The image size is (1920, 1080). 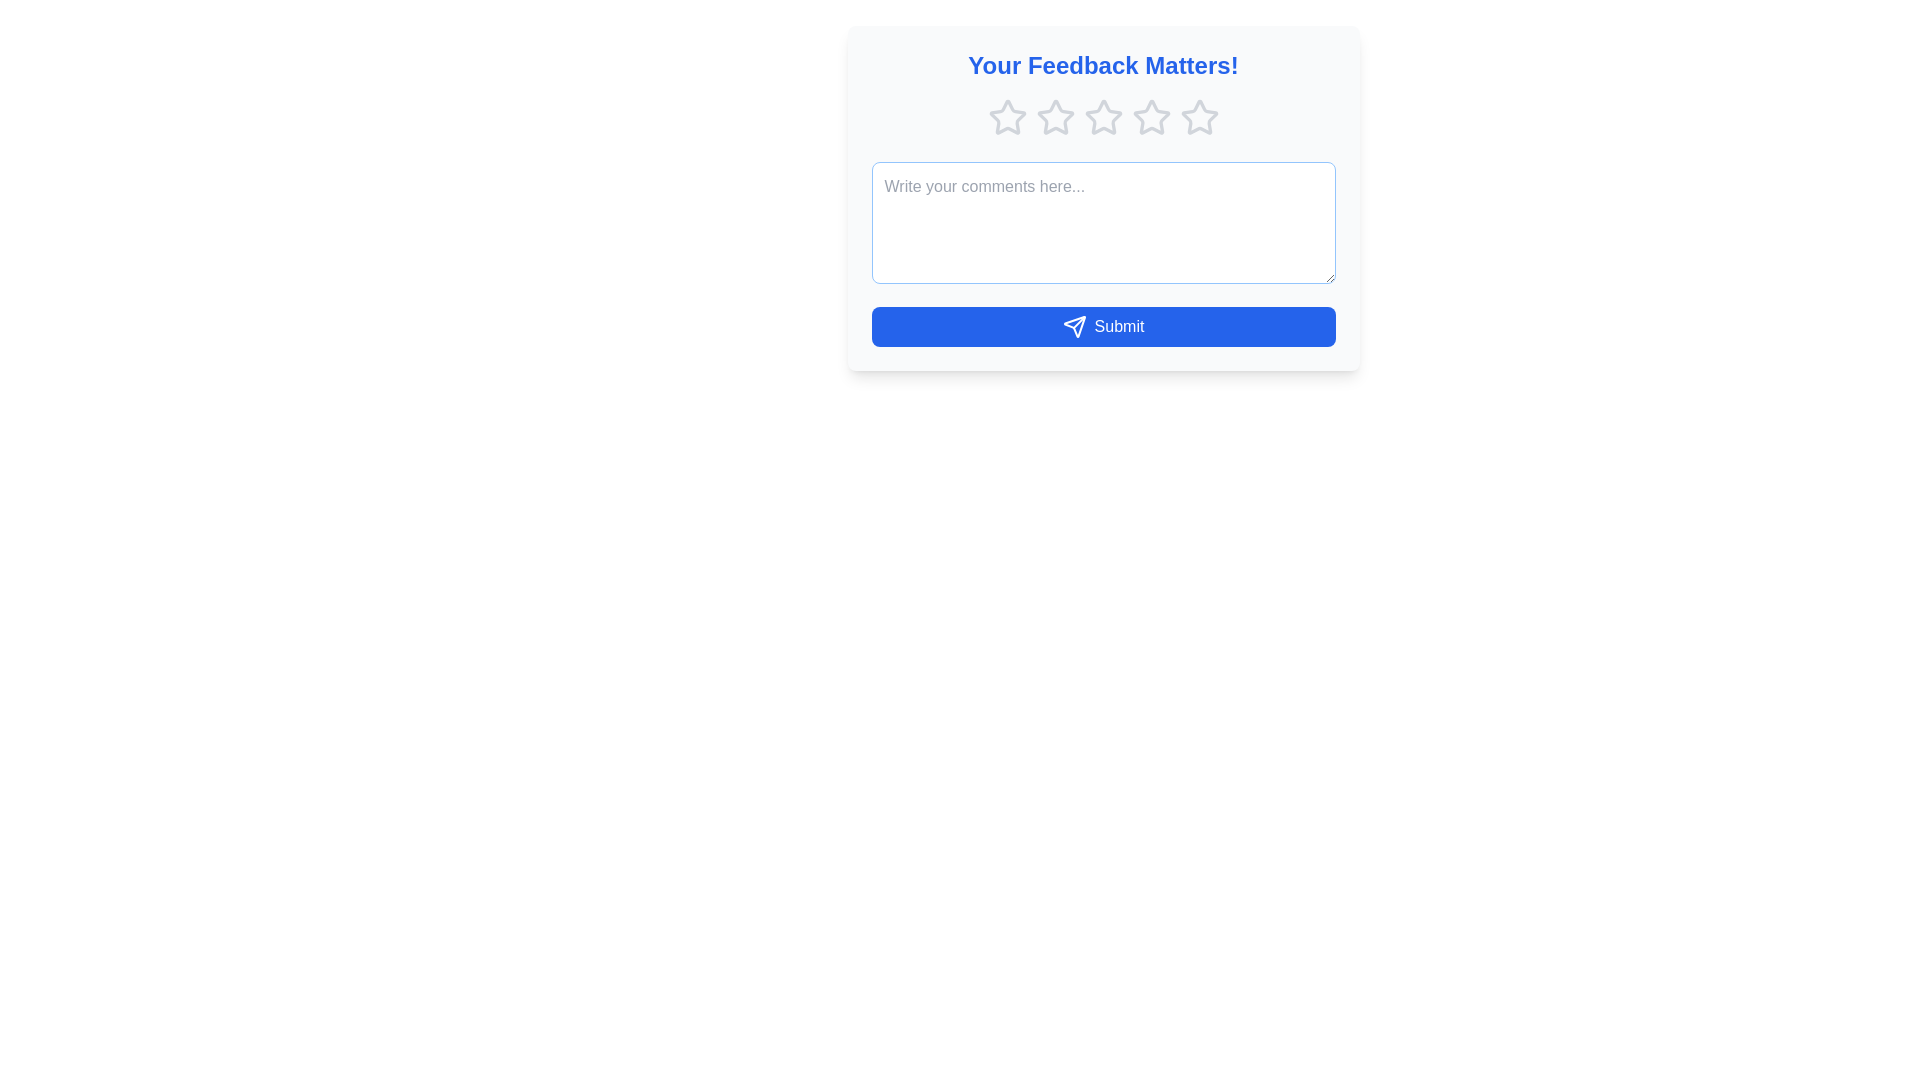 I want to click on the second star icon in the rating system to give a second-level rating, so click(x=1102, y=117).